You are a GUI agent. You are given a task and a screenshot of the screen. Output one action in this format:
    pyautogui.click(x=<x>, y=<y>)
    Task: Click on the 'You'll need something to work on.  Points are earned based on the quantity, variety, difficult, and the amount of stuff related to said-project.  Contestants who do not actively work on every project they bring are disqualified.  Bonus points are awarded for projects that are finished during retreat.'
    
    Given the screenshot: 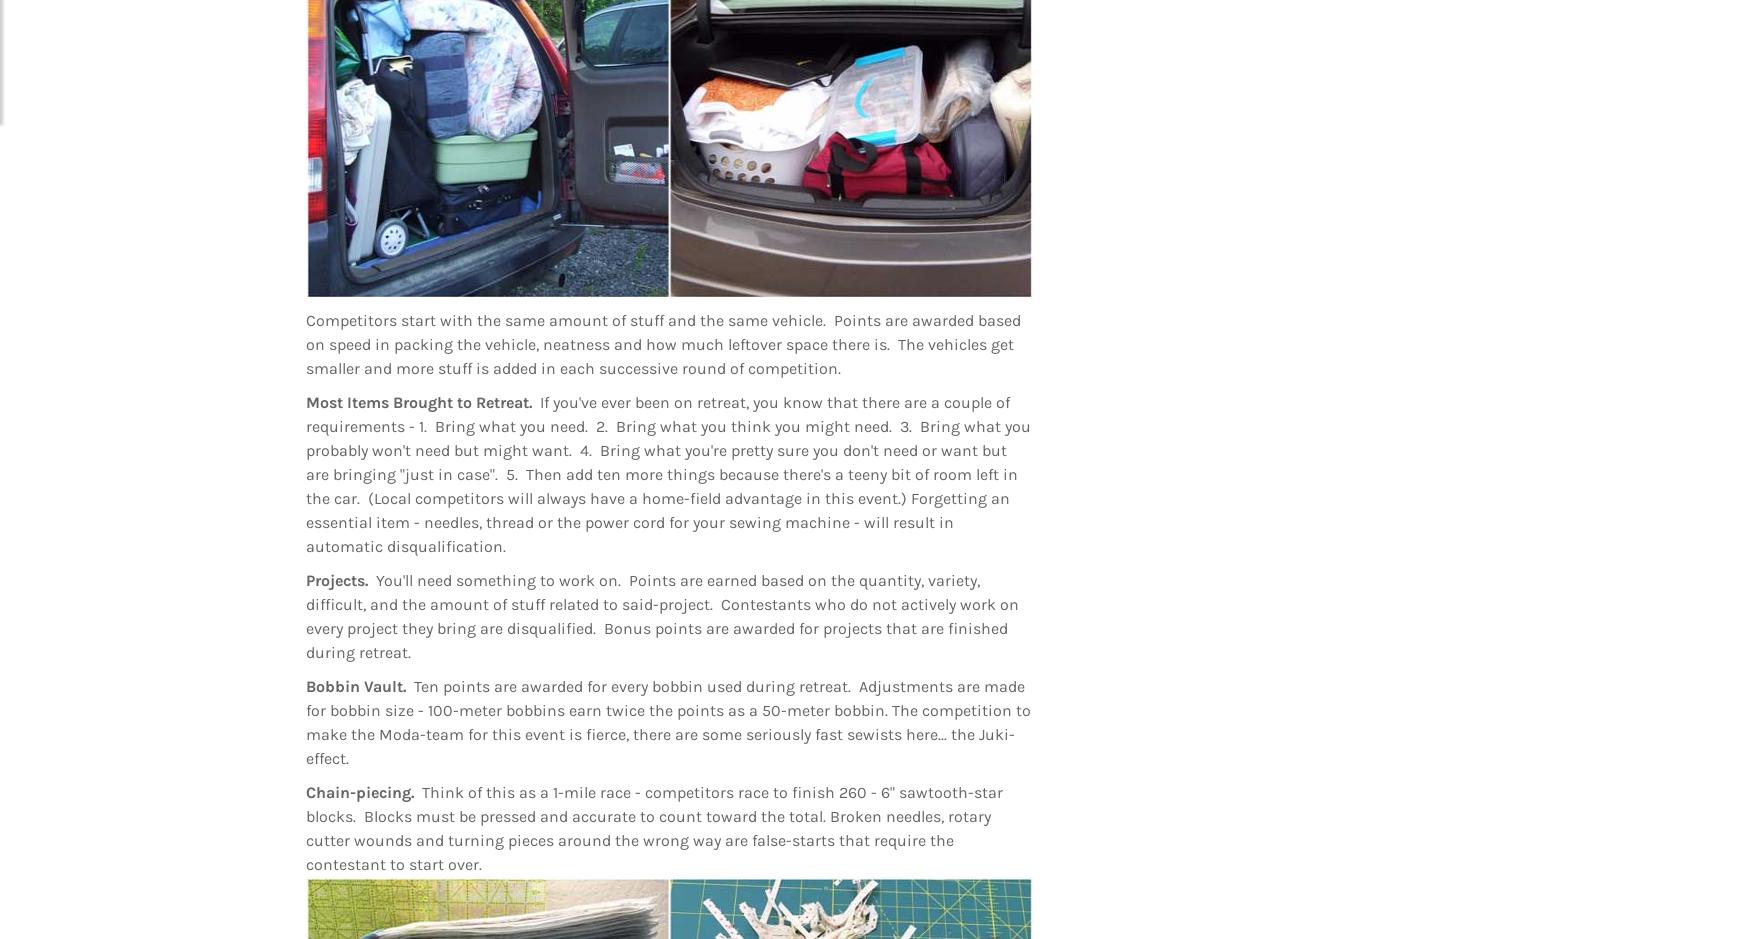 What is the action you would take?
    pyautogui.click(x=661, y=615)
    